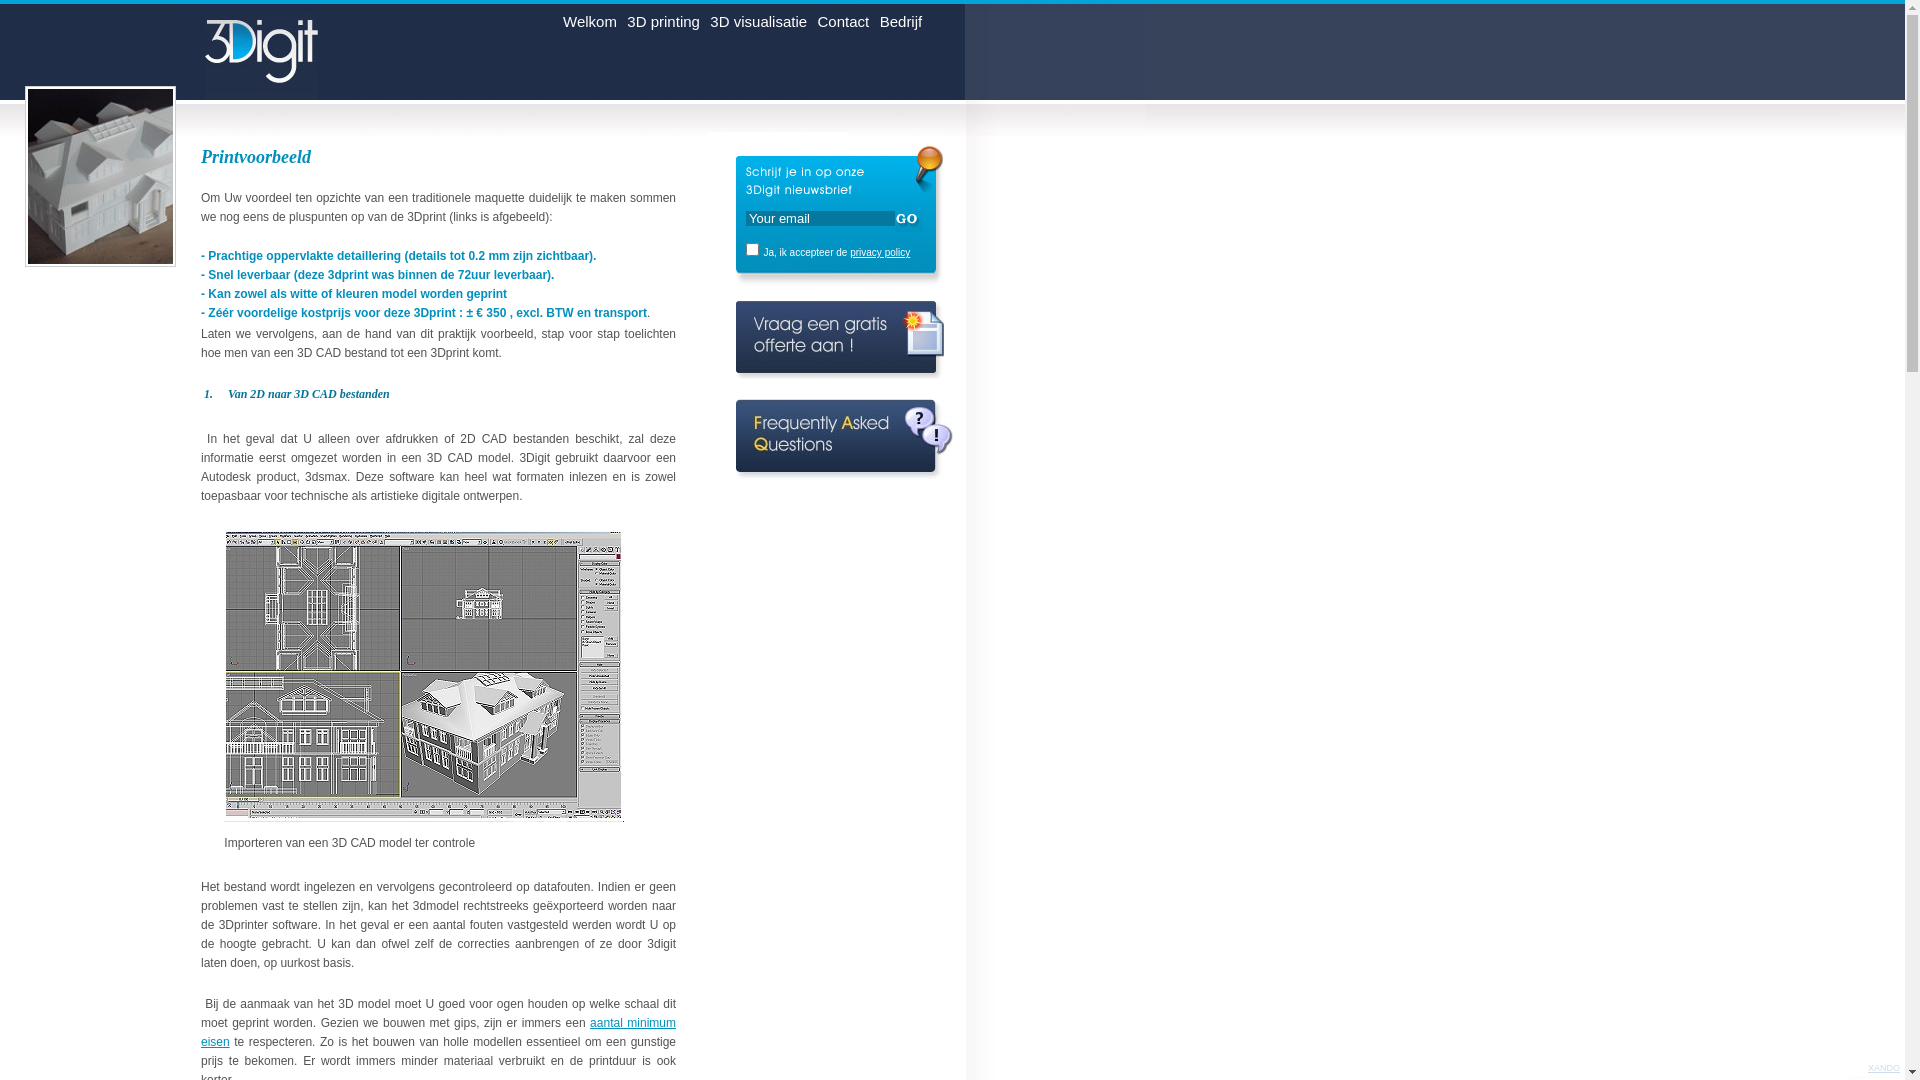 This screenshot has height=1080, width=1920. Describe the element at coordinates (844, 25) in the screenshot. I see `'Contact'` at that location.